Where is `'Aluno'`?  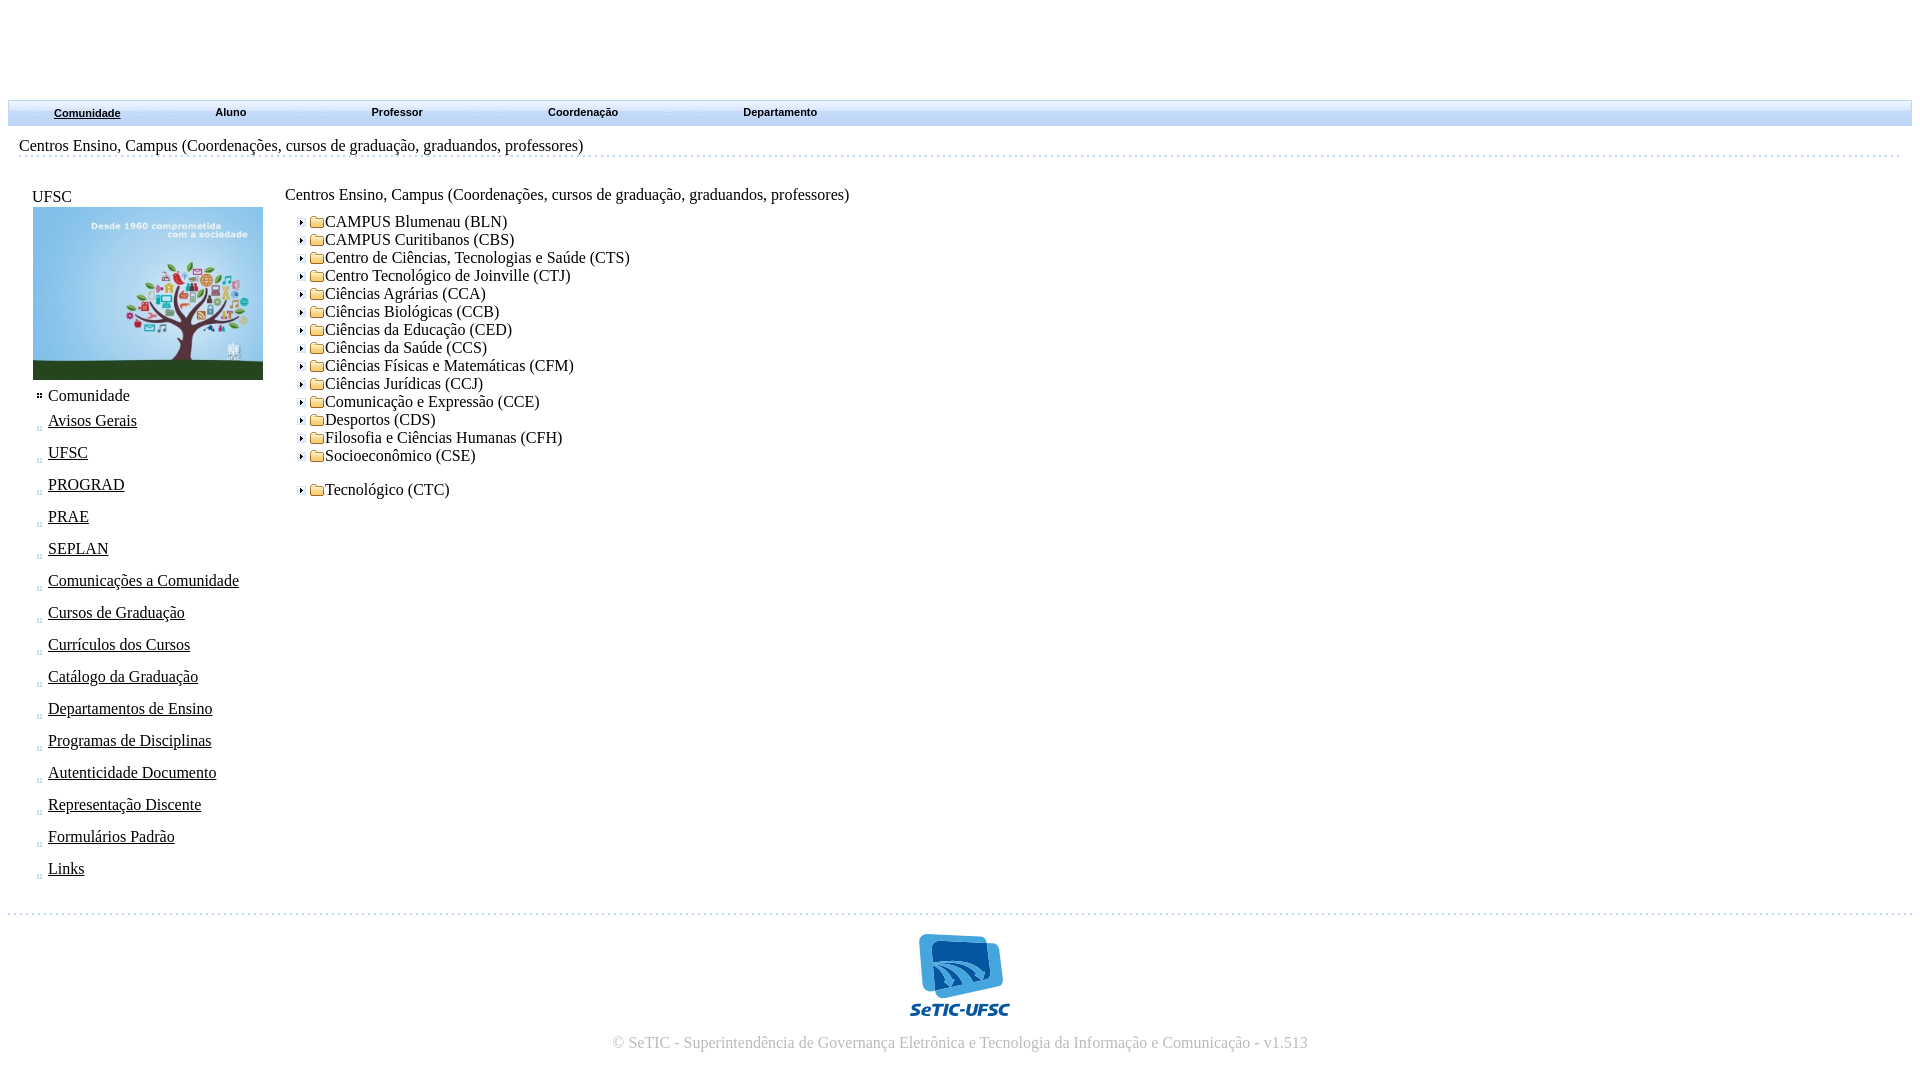 'Aluno' is located at coordinates (230, 111).